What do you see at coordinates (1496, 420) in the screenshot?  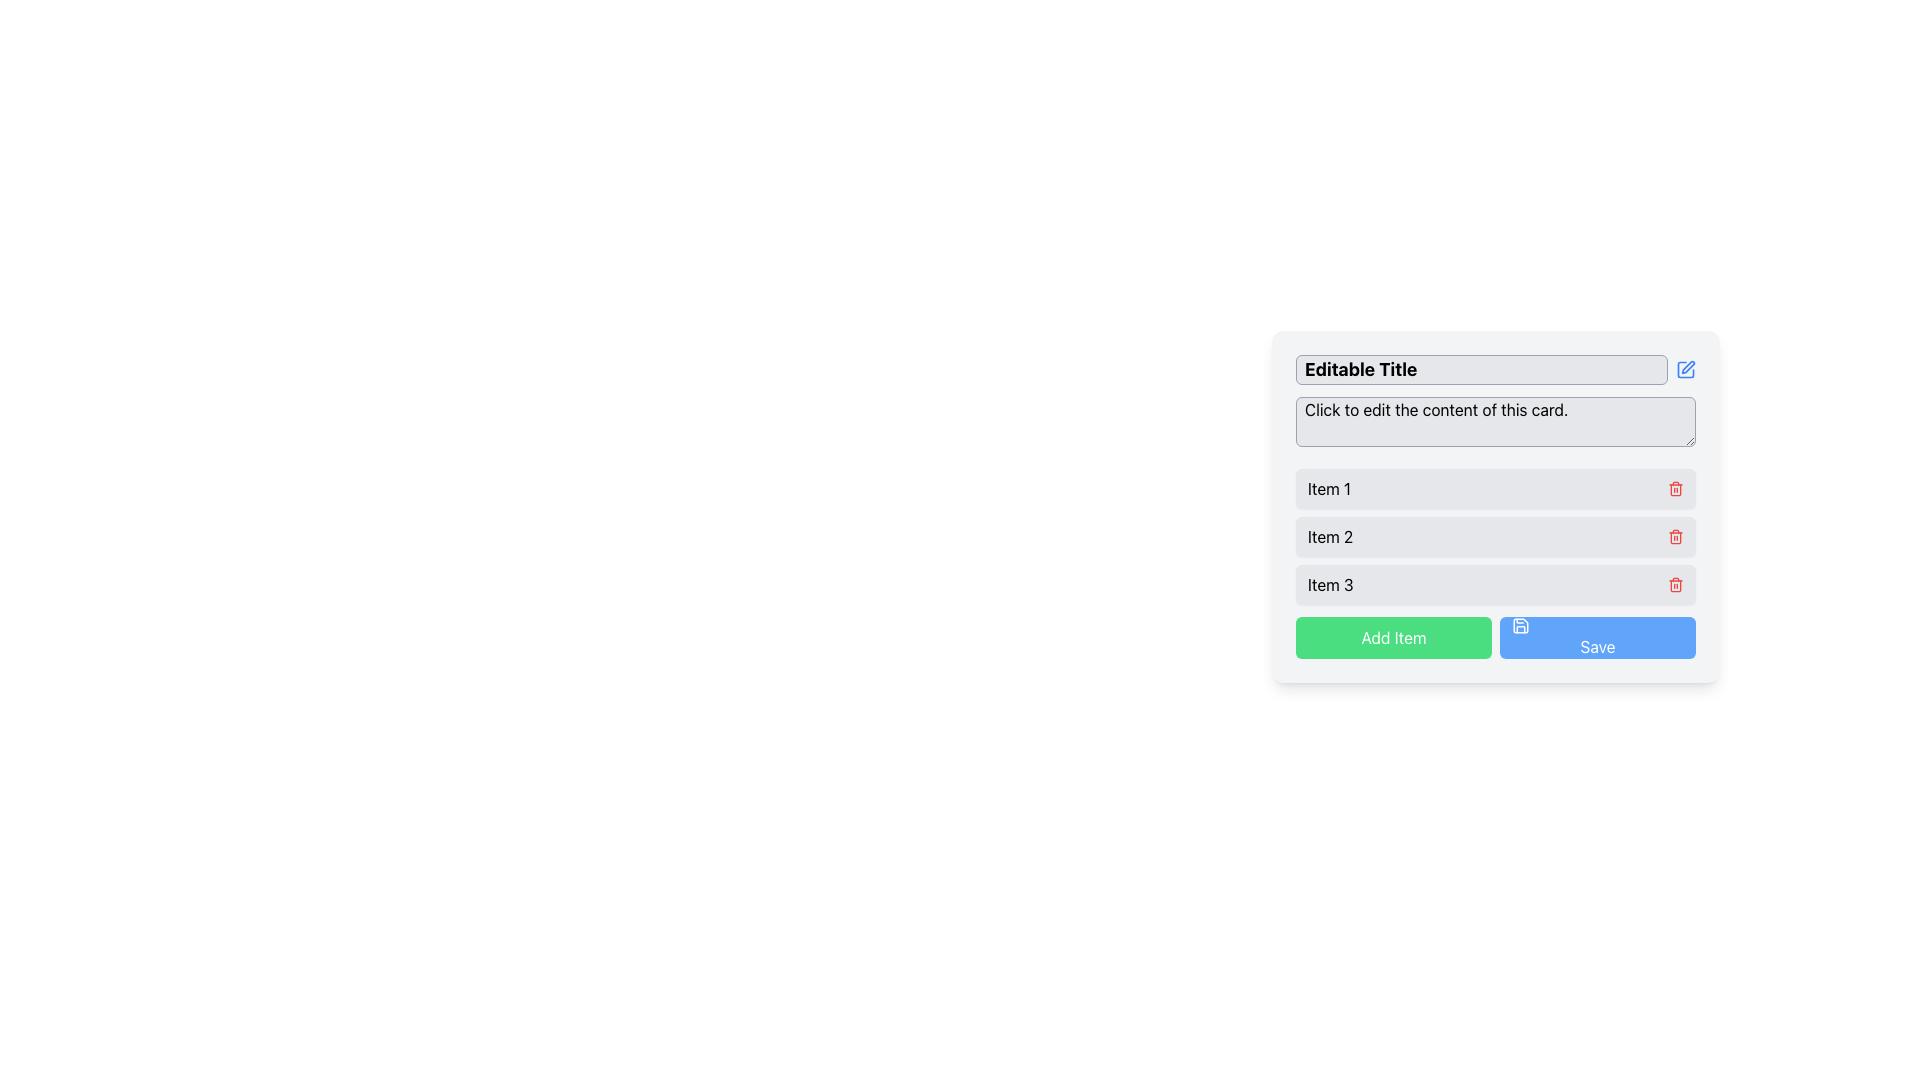 I see `on the editable text field located below the 'Editable Title'` at bounding box center [1496, 420].